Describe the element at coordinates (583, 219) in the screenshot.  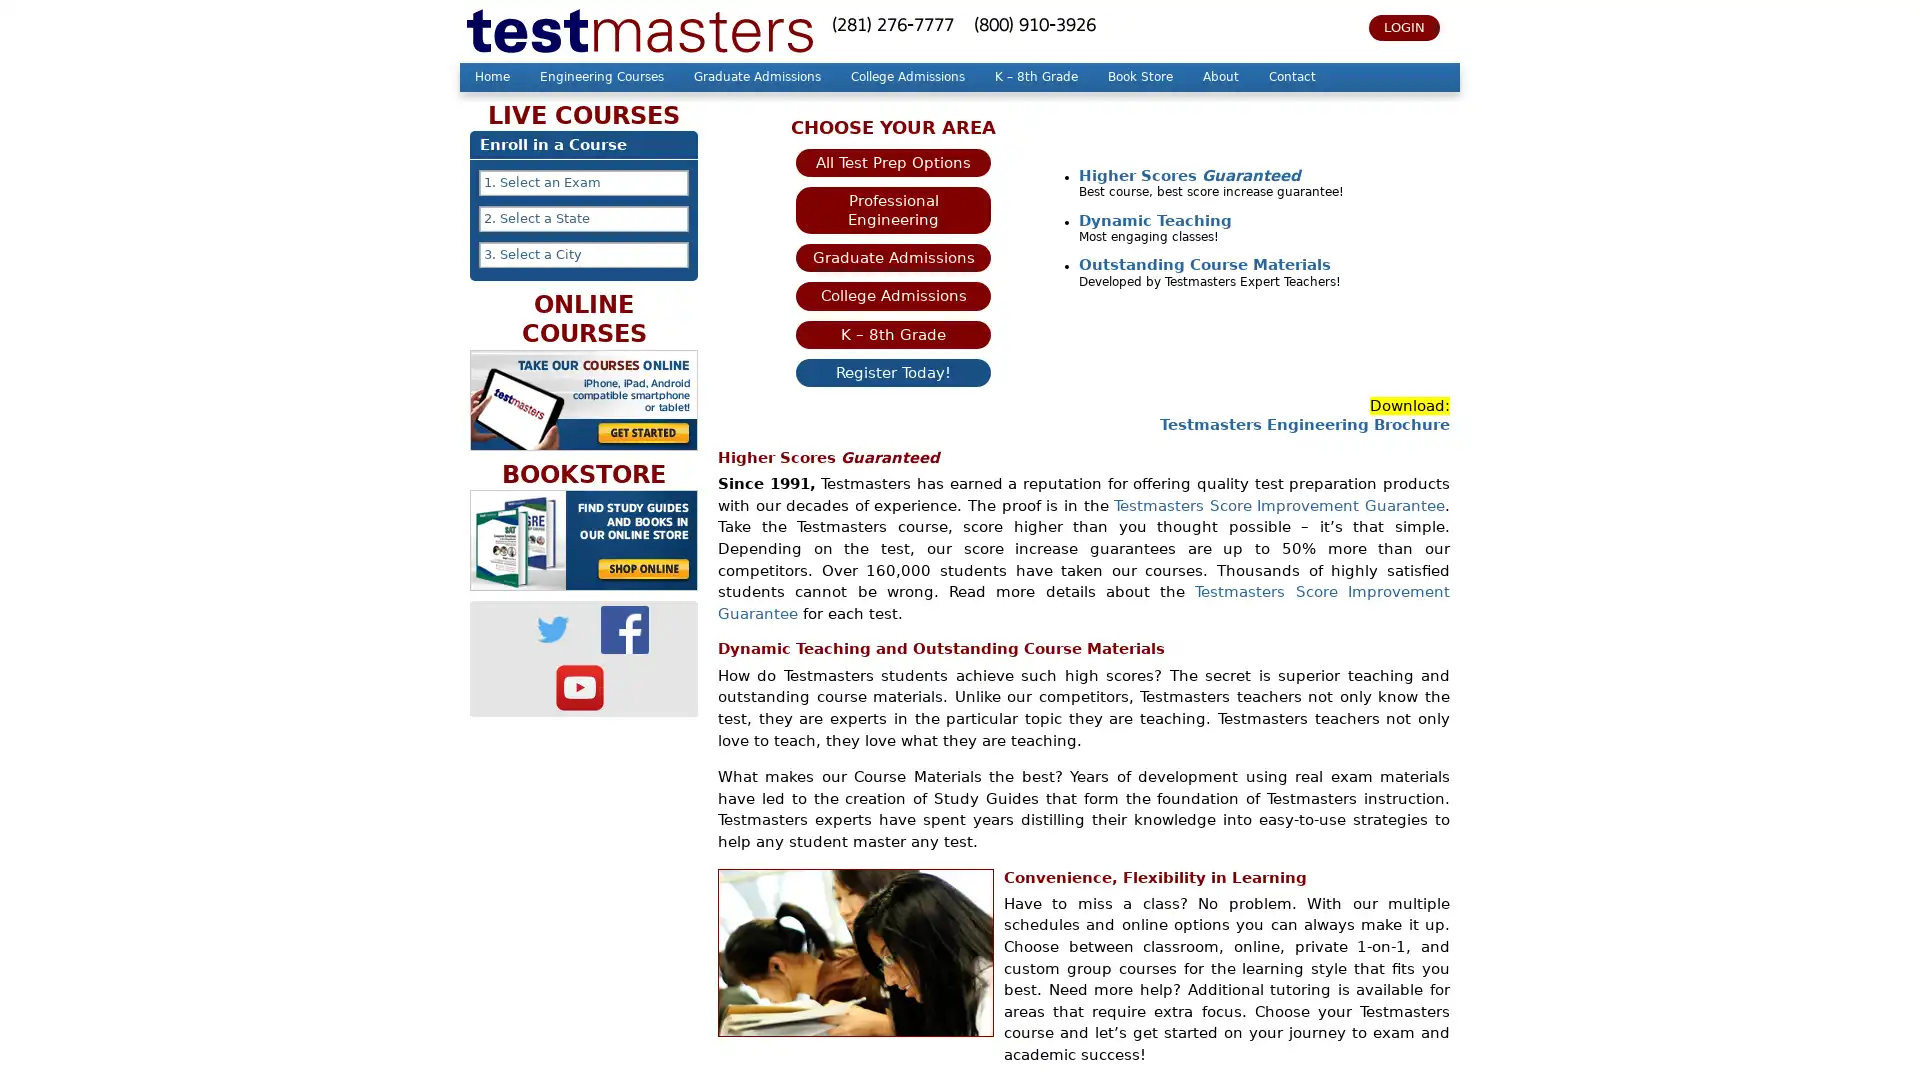
I see `2. Select a State` at that location.